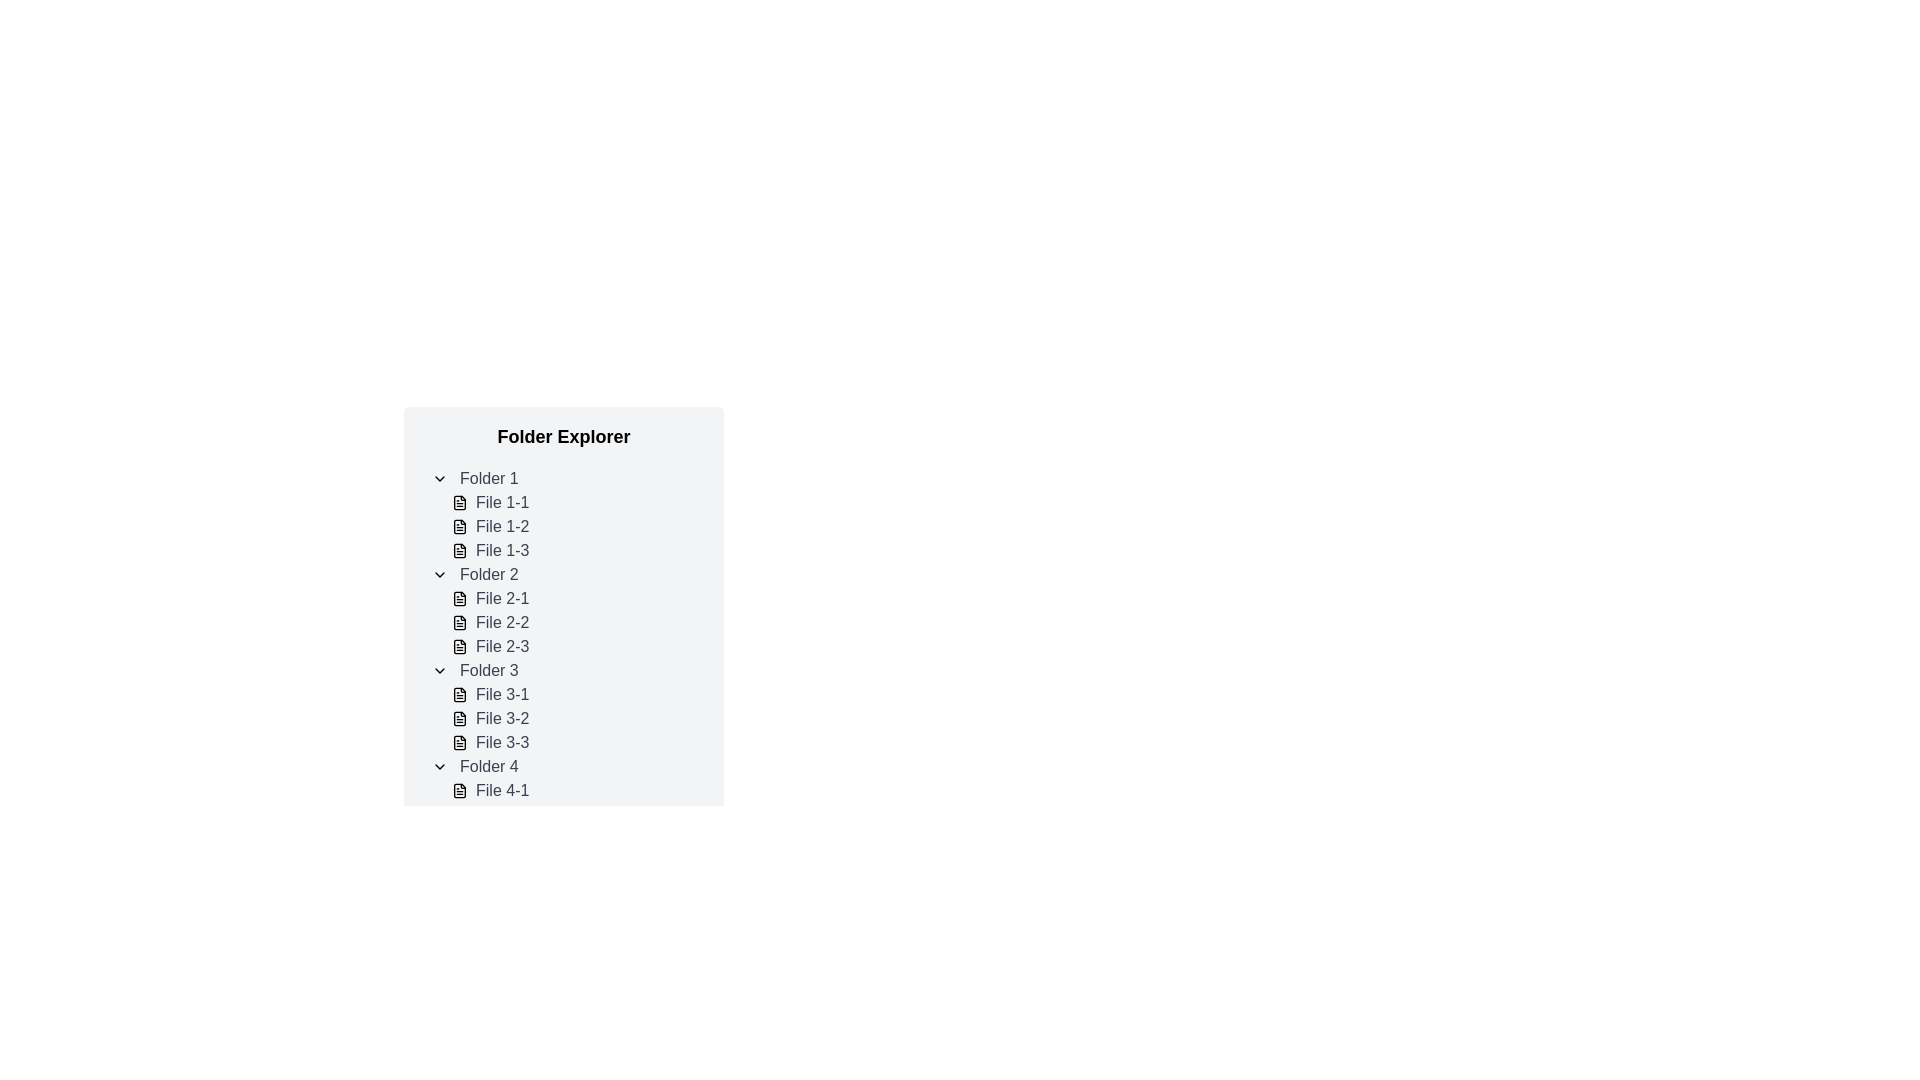 Image resolution: width=1920 pixels, height=1080 pixels. What do you see at coordinates (579, 622) in the screenshot?
I see `the list item labeled 'File 2-2' within the folder explorer` at bounding box center [579, 622].